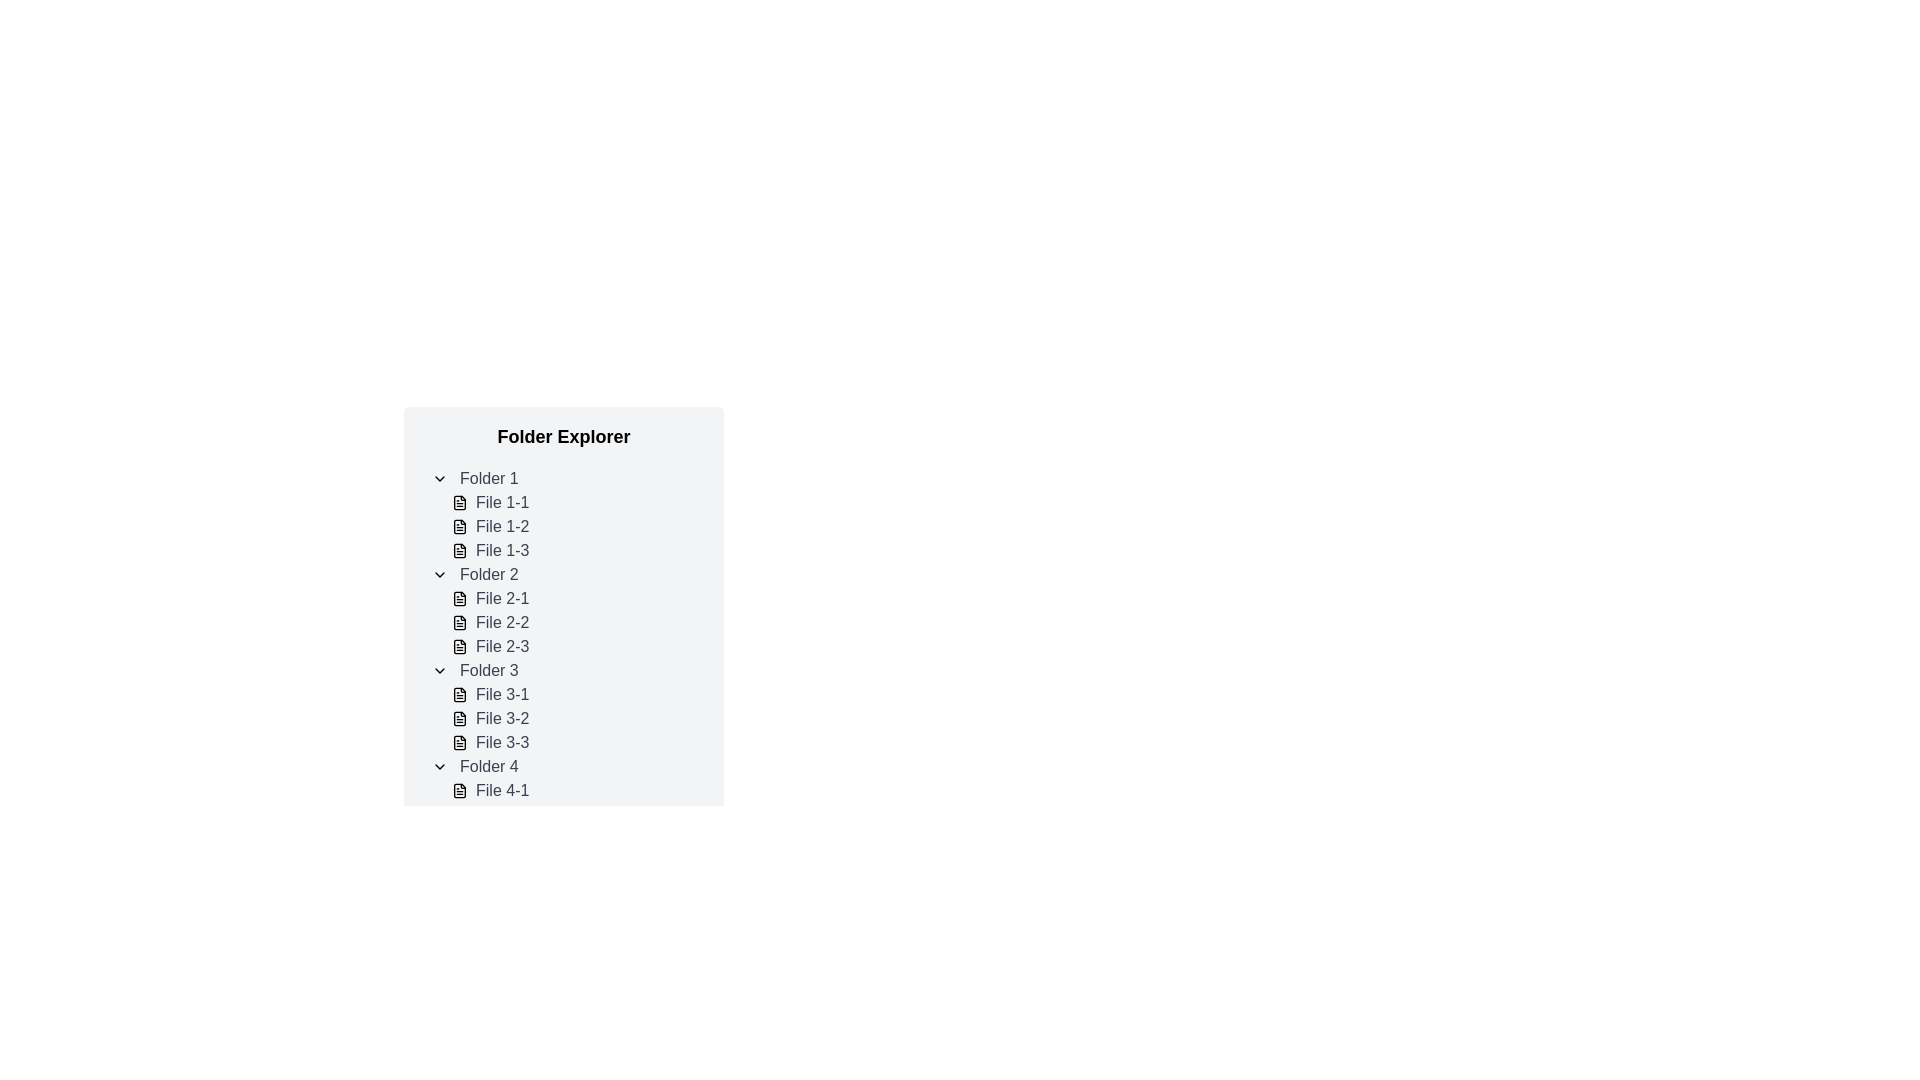 Image resolution: width=1920 pixels, height=1080 pixels. What do you see at coordinates (579, 622) in the screenshot?
I see `the list item labeled 'File 2-2' within the folder explorer` at bounding box center [579, 622].